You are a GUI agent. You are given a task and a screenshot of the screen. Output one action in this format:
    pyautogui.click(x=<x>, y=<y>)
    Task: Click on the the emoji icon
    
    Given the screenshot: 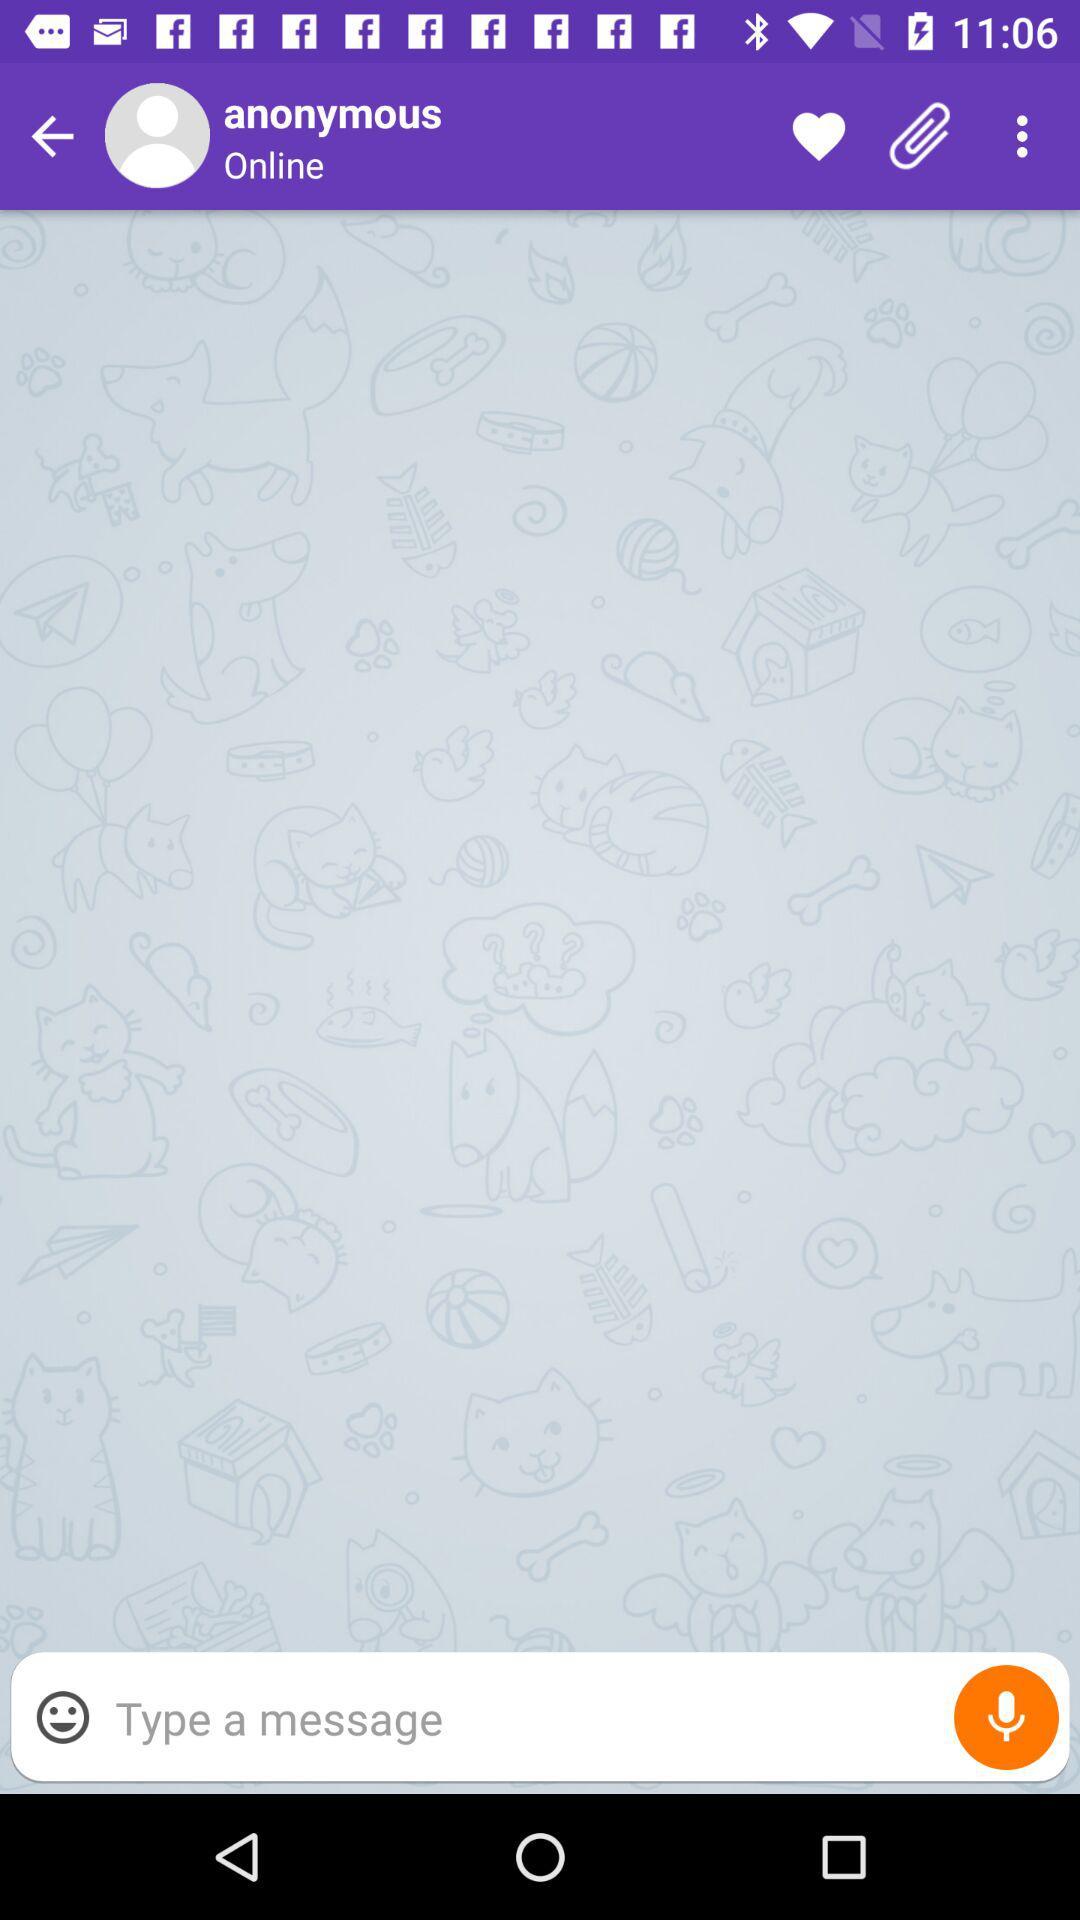 What is the action you would take?
    pyautogui.click(x=61, y=1716)
    